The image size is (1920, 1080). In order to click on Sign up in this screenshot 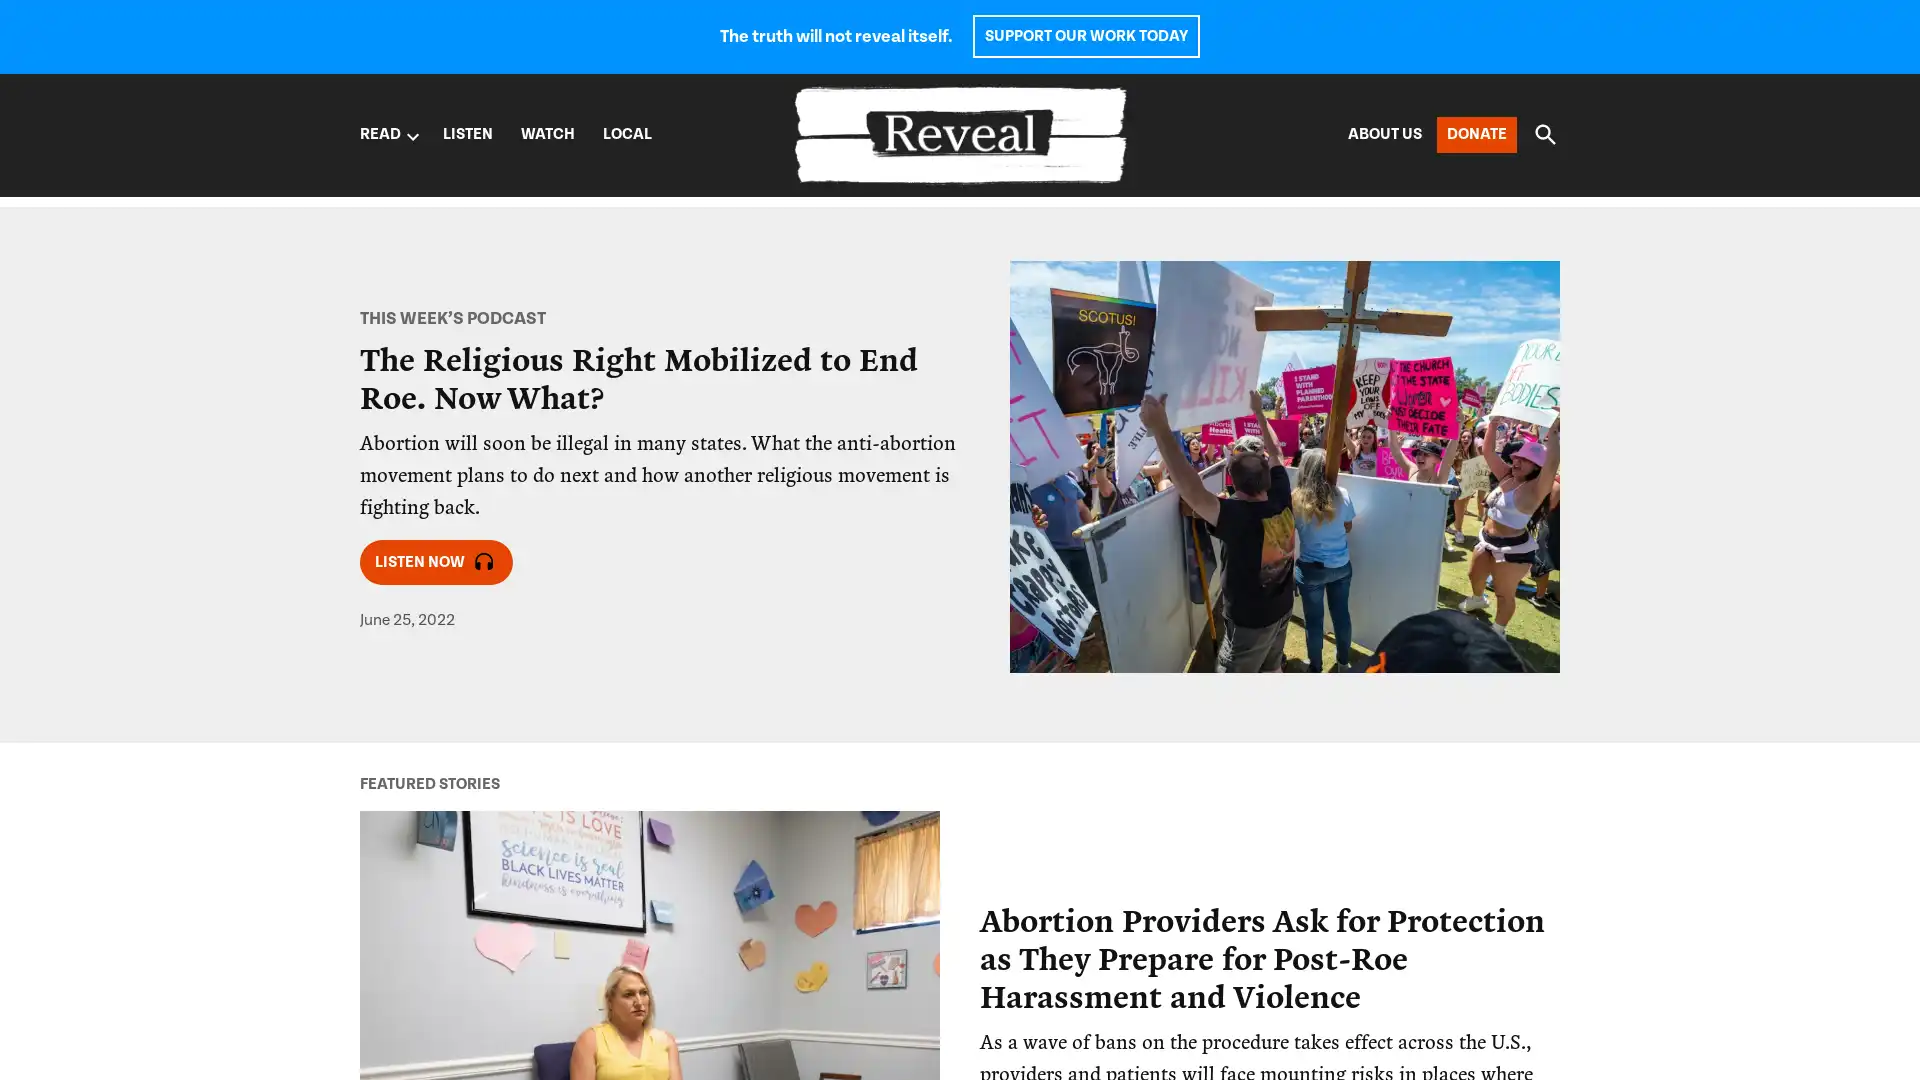, I will do `click(1022, 852)`.